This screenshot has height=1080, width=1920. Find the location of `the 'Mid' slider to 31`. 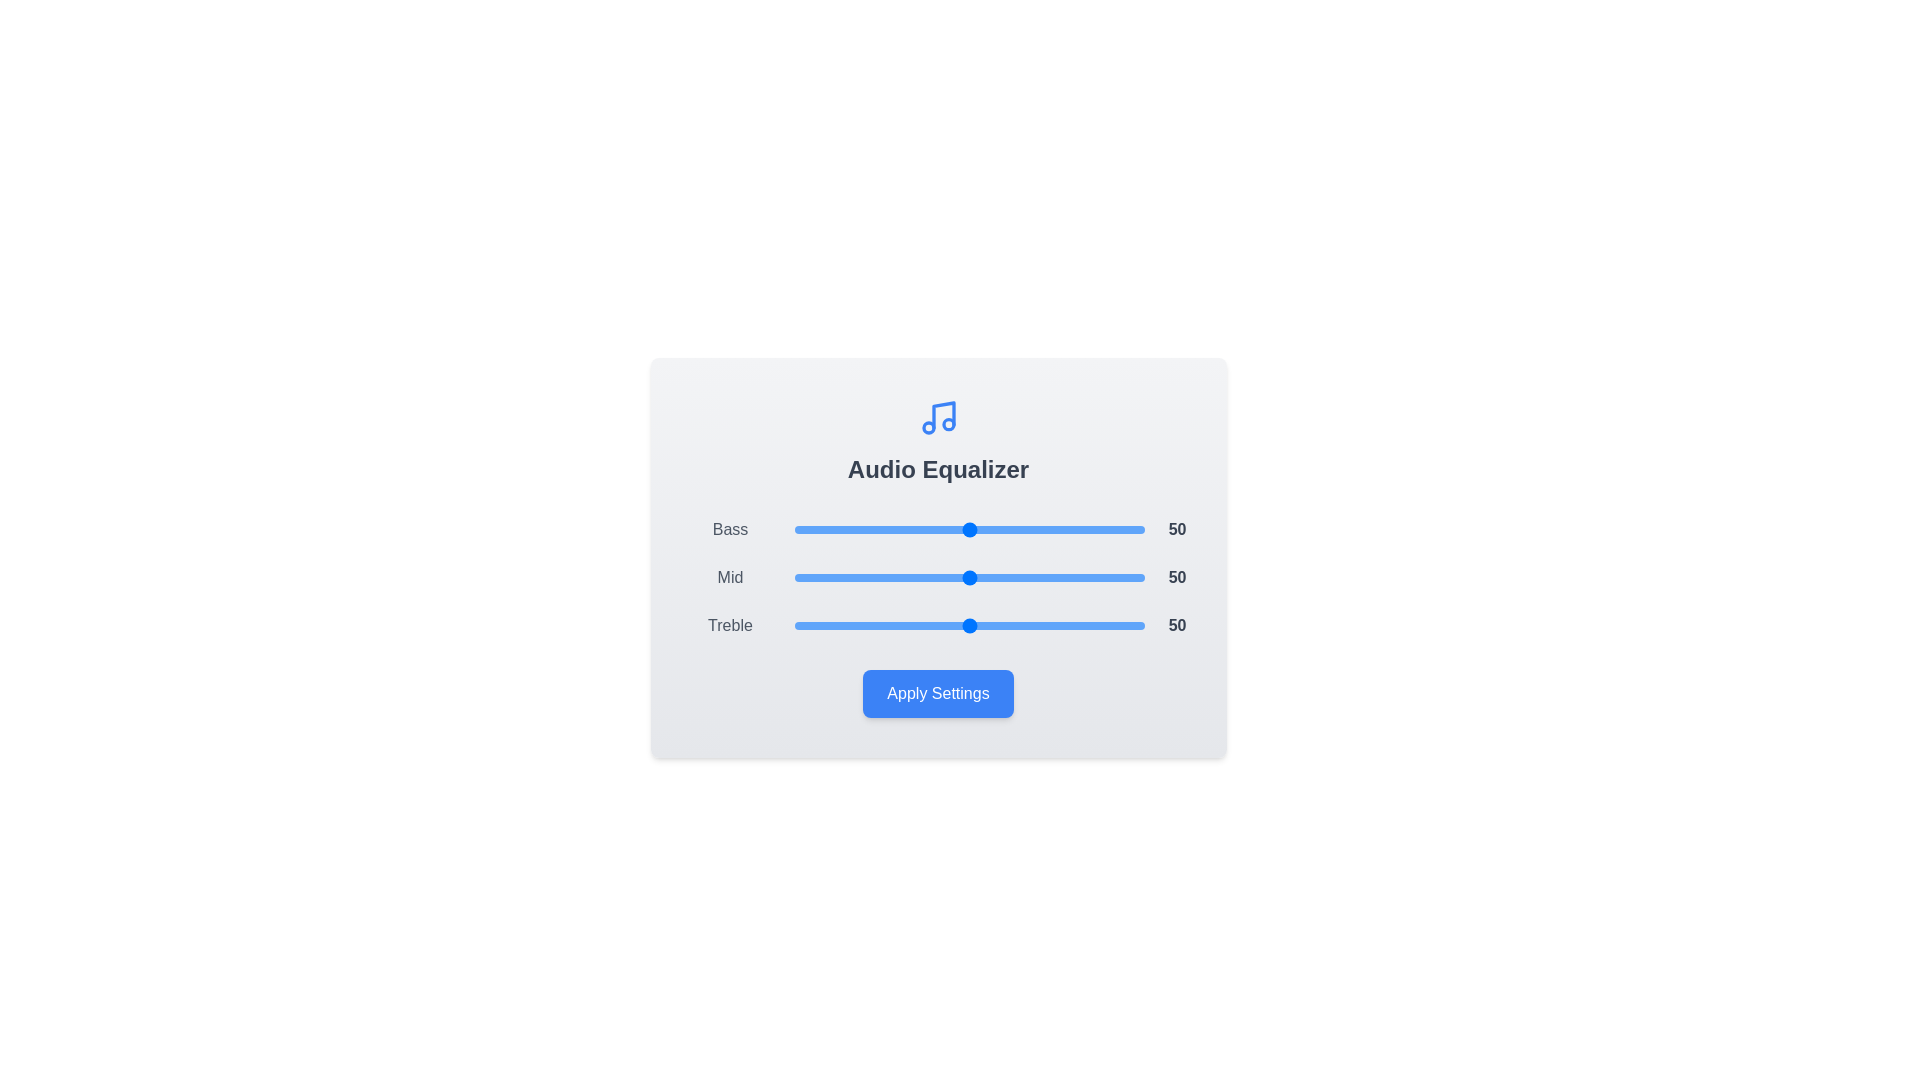

the 'Mid' slider to 31 is located at coordinates (901, 578).